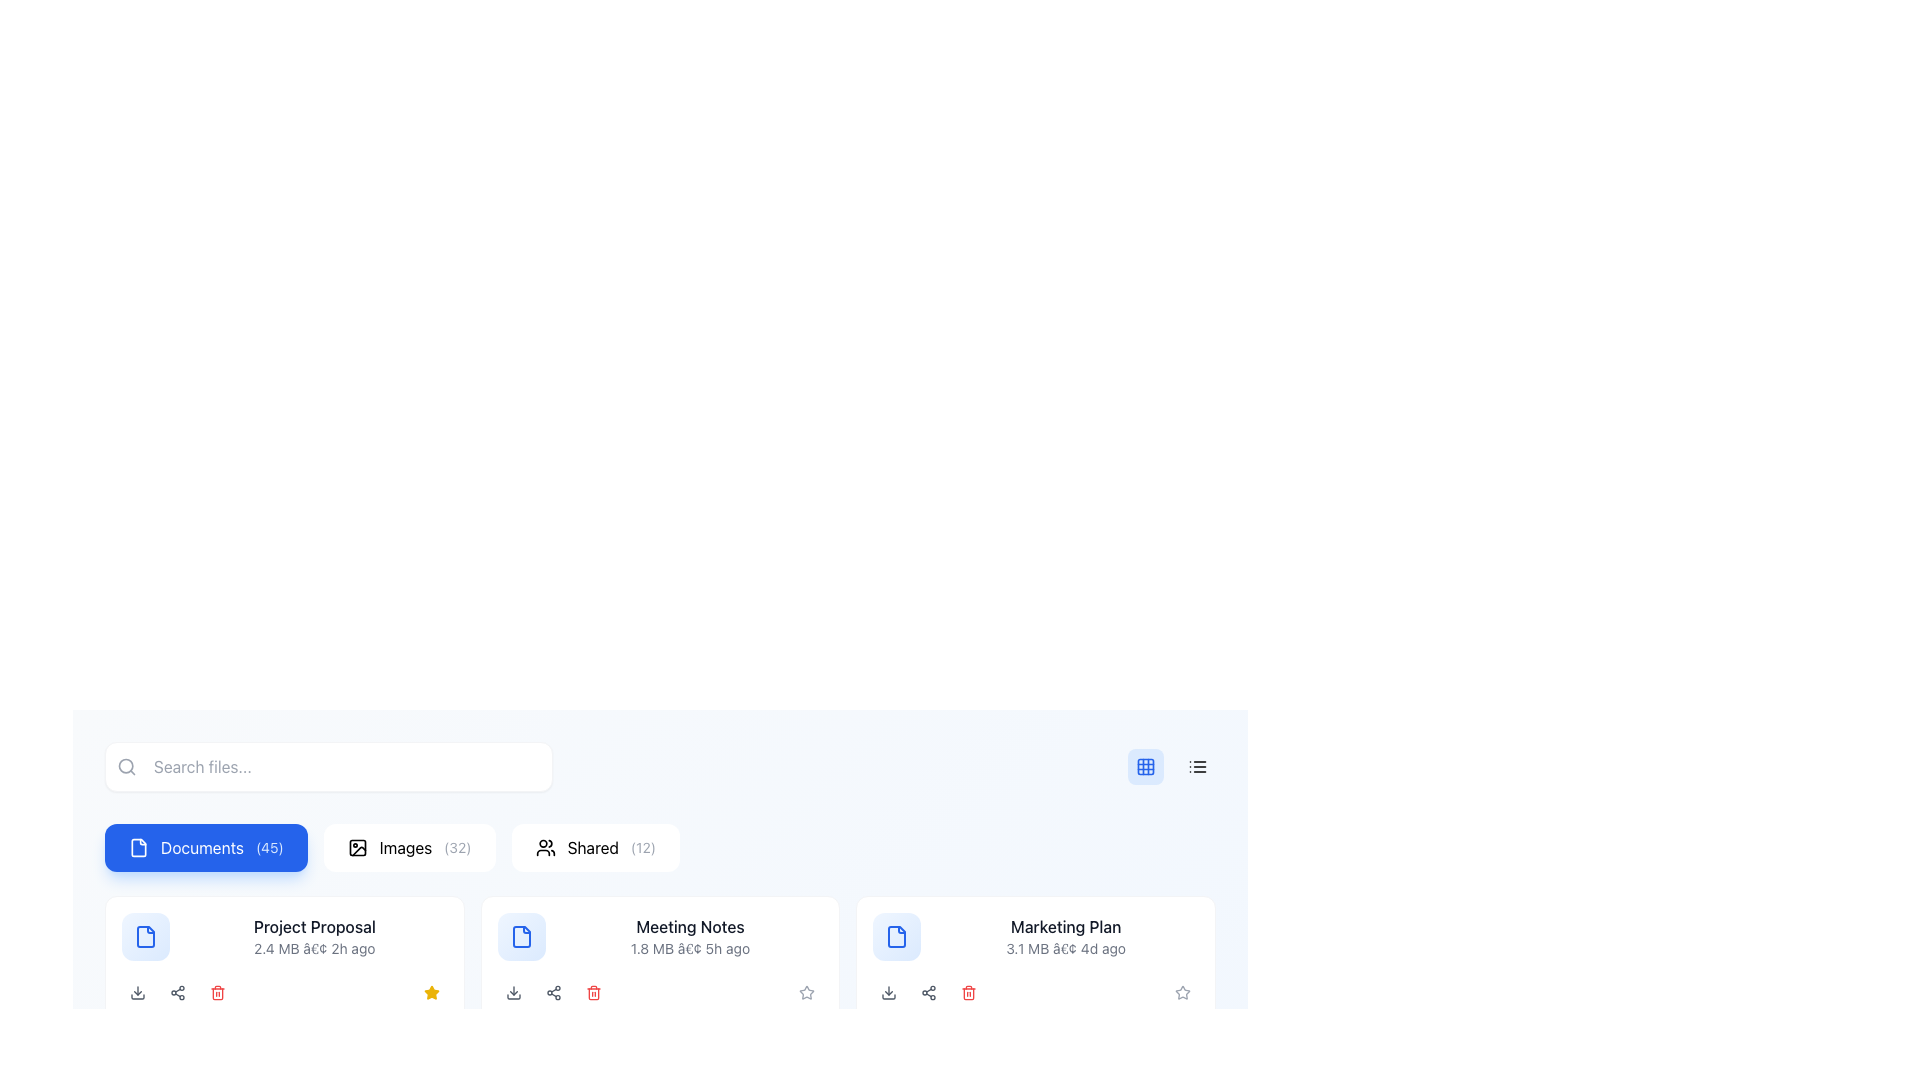 The height and width of the screenshot is (1080, 1920). I want to click on the square icon with a rounded rectangular shape, featuring a gradient blue background and a white document icon, located, so click(144, 937).